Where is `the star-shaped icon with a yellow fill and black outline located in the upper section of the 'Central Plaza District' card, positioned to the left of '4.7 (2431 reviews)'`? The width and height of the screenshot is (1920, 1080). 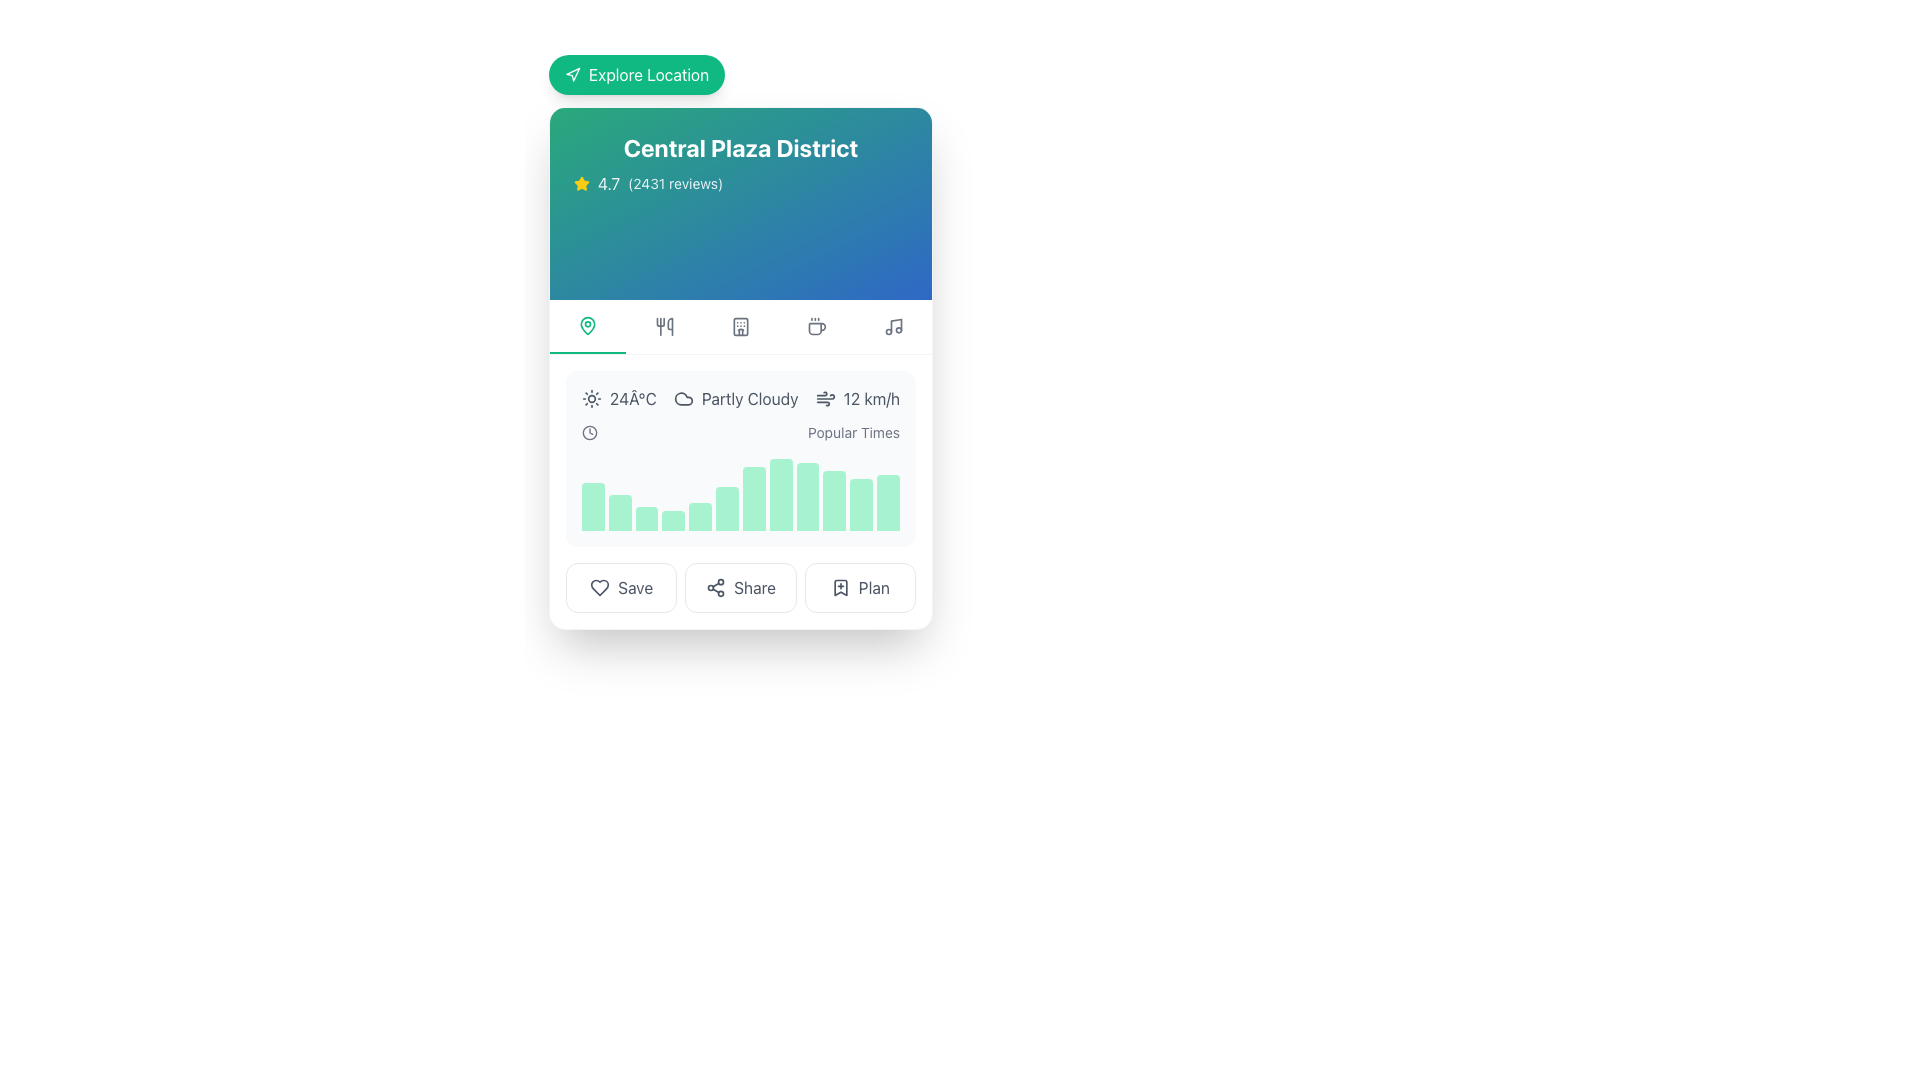 the star-shaped icon with a yellow fill and black outline located in the upper section of the 'Central Plaza District' card, positioned to the left of '4.7 (2431 reviews)' is located at coordinates (580, 183).